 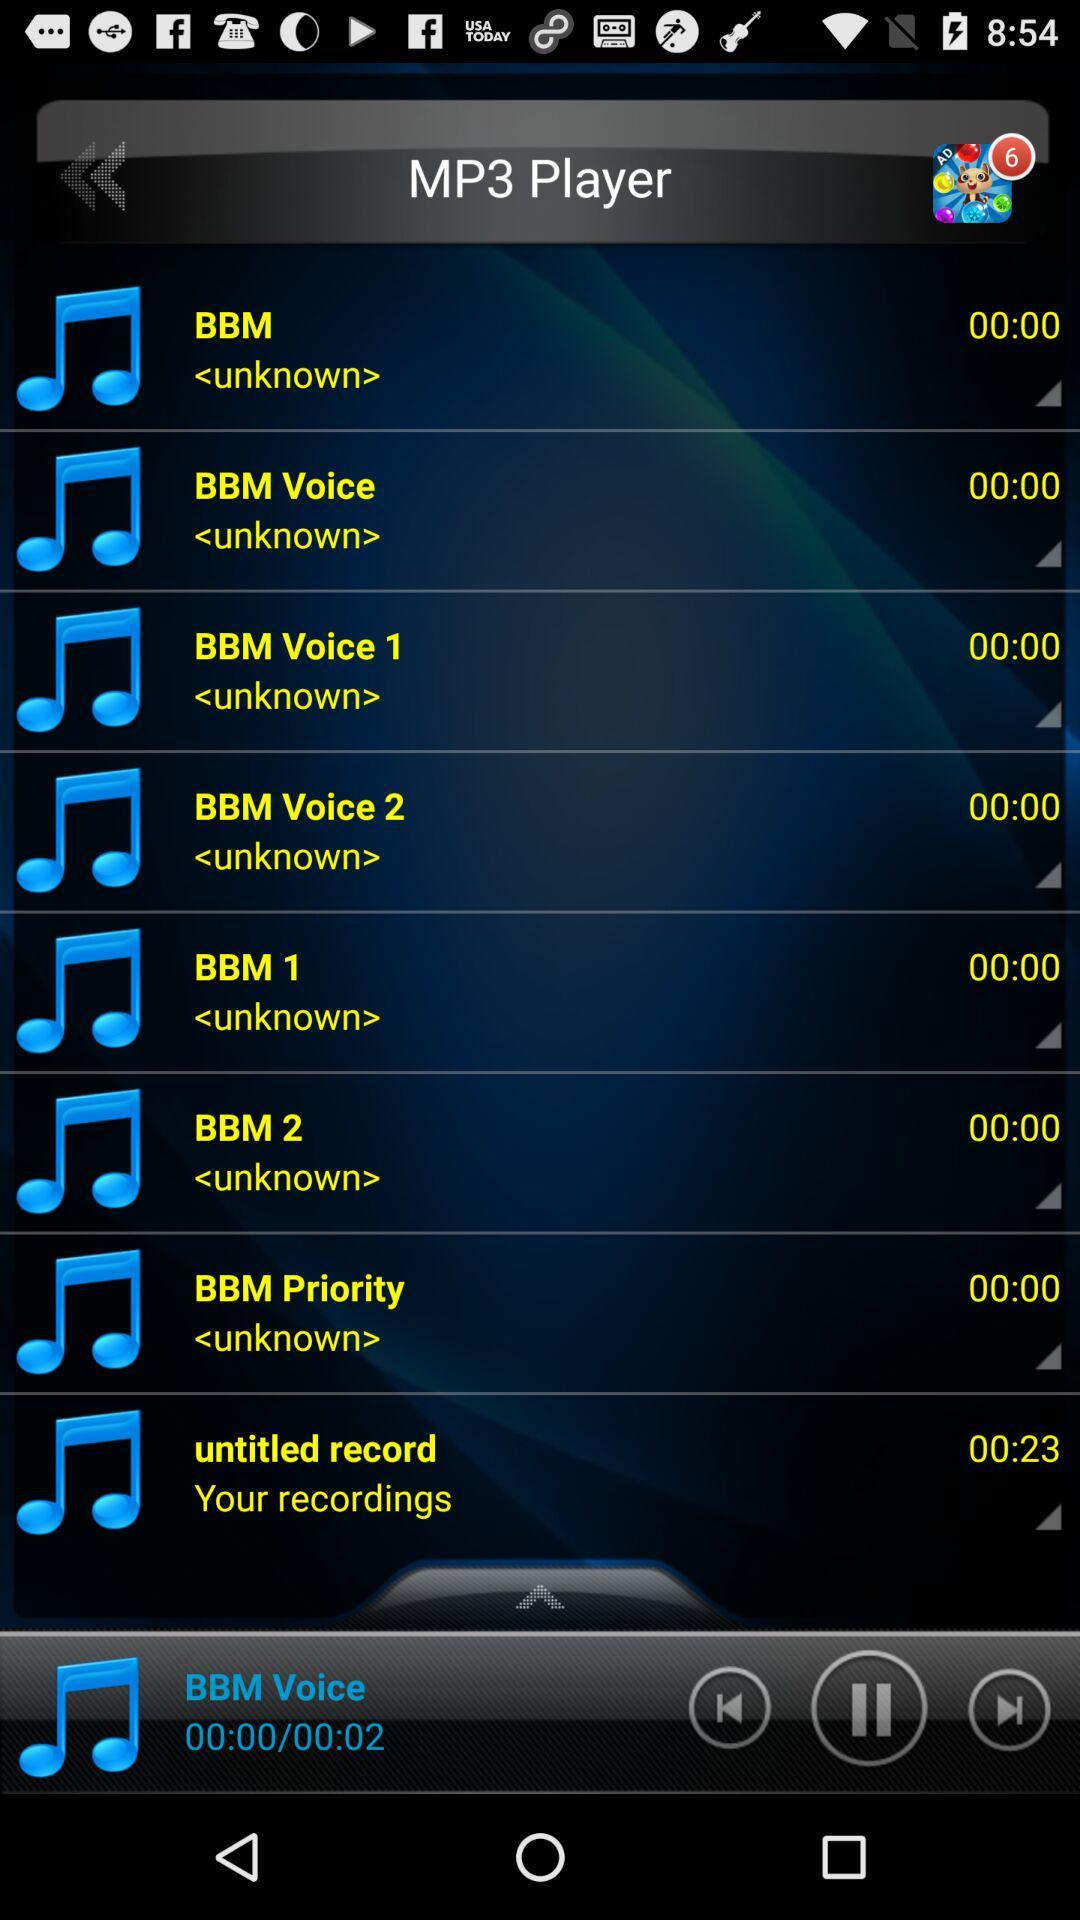 I want to click on the skip_previous icon, so click(x=729, y=1828).